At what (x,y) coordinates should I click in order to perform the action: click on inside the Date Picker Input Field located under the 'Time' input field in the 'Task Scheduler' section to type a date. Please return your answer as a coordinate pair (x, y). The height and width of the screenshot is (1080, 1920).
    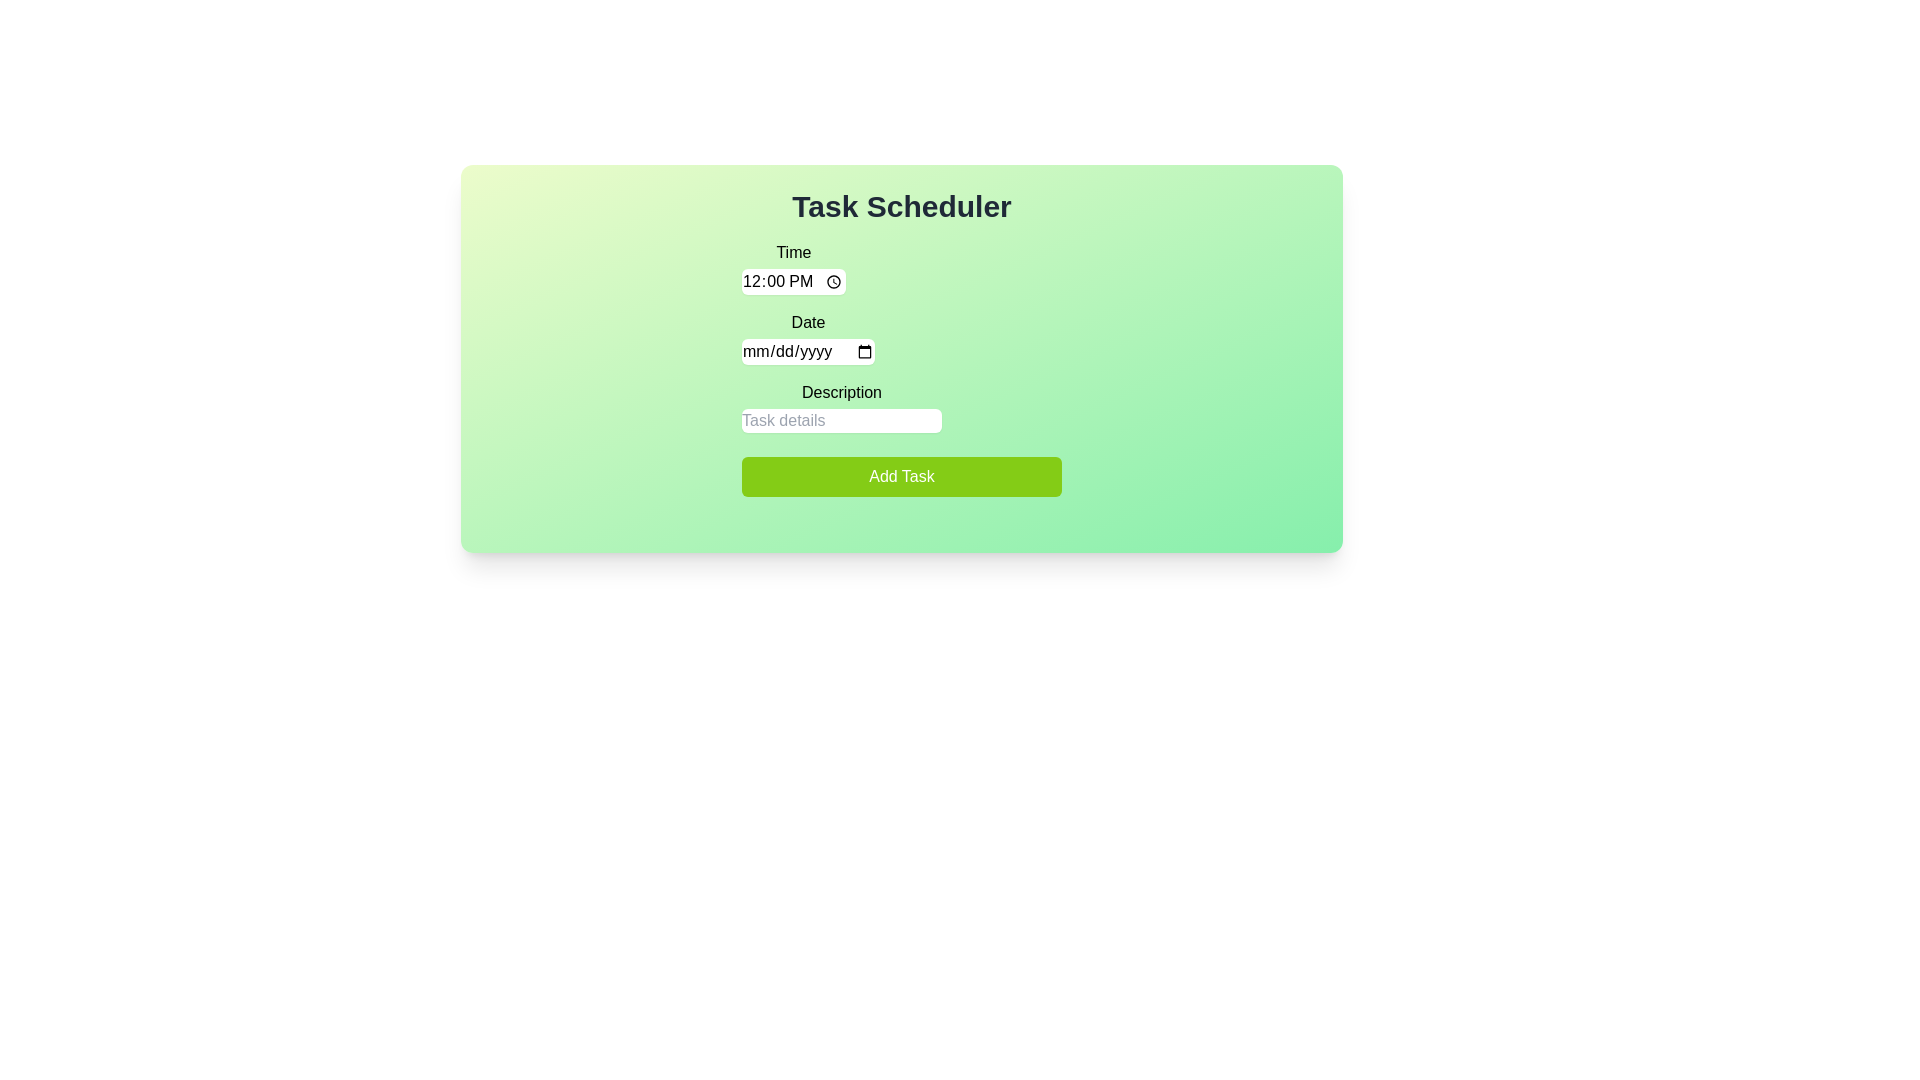
    Looking at the image, I should click on (808, 337).